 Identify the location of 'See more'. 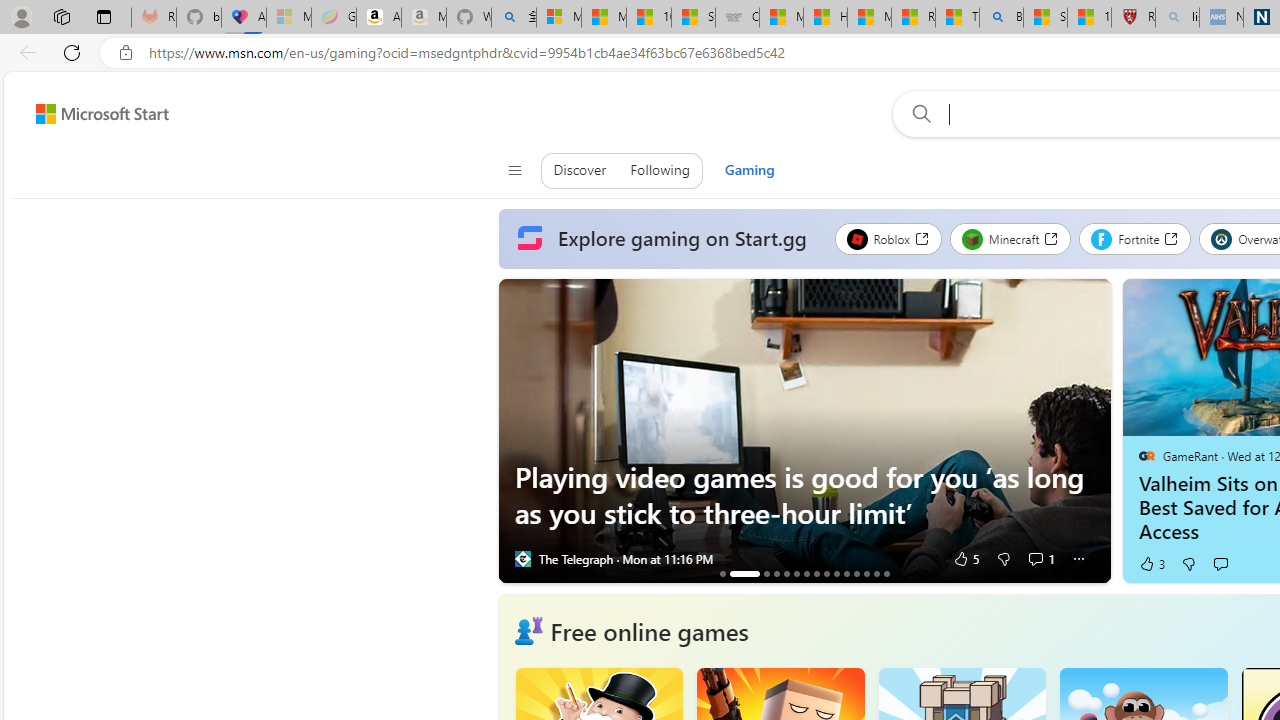
(1077, 559).